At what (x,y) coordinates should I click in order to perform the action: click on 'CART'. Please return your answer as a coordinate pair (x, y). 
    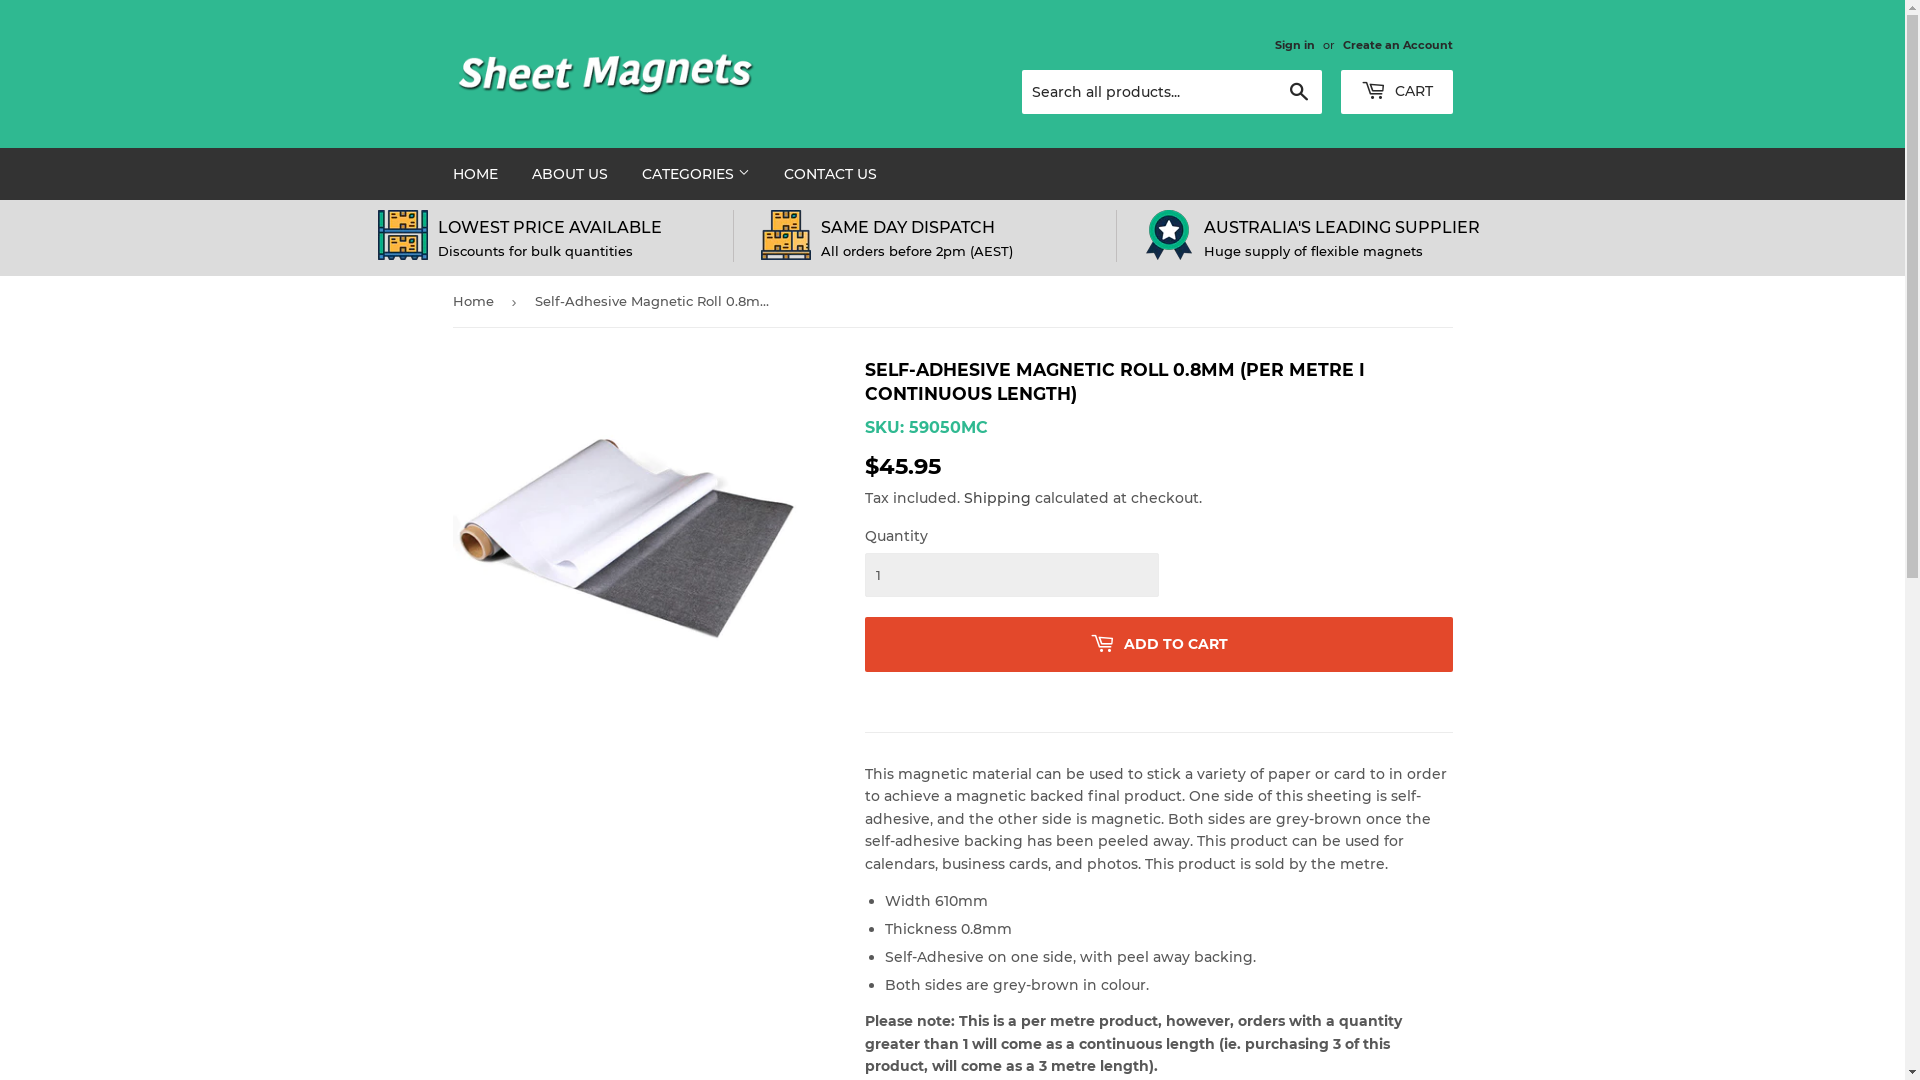
    Looking at the image, I should click on (1395, 92).